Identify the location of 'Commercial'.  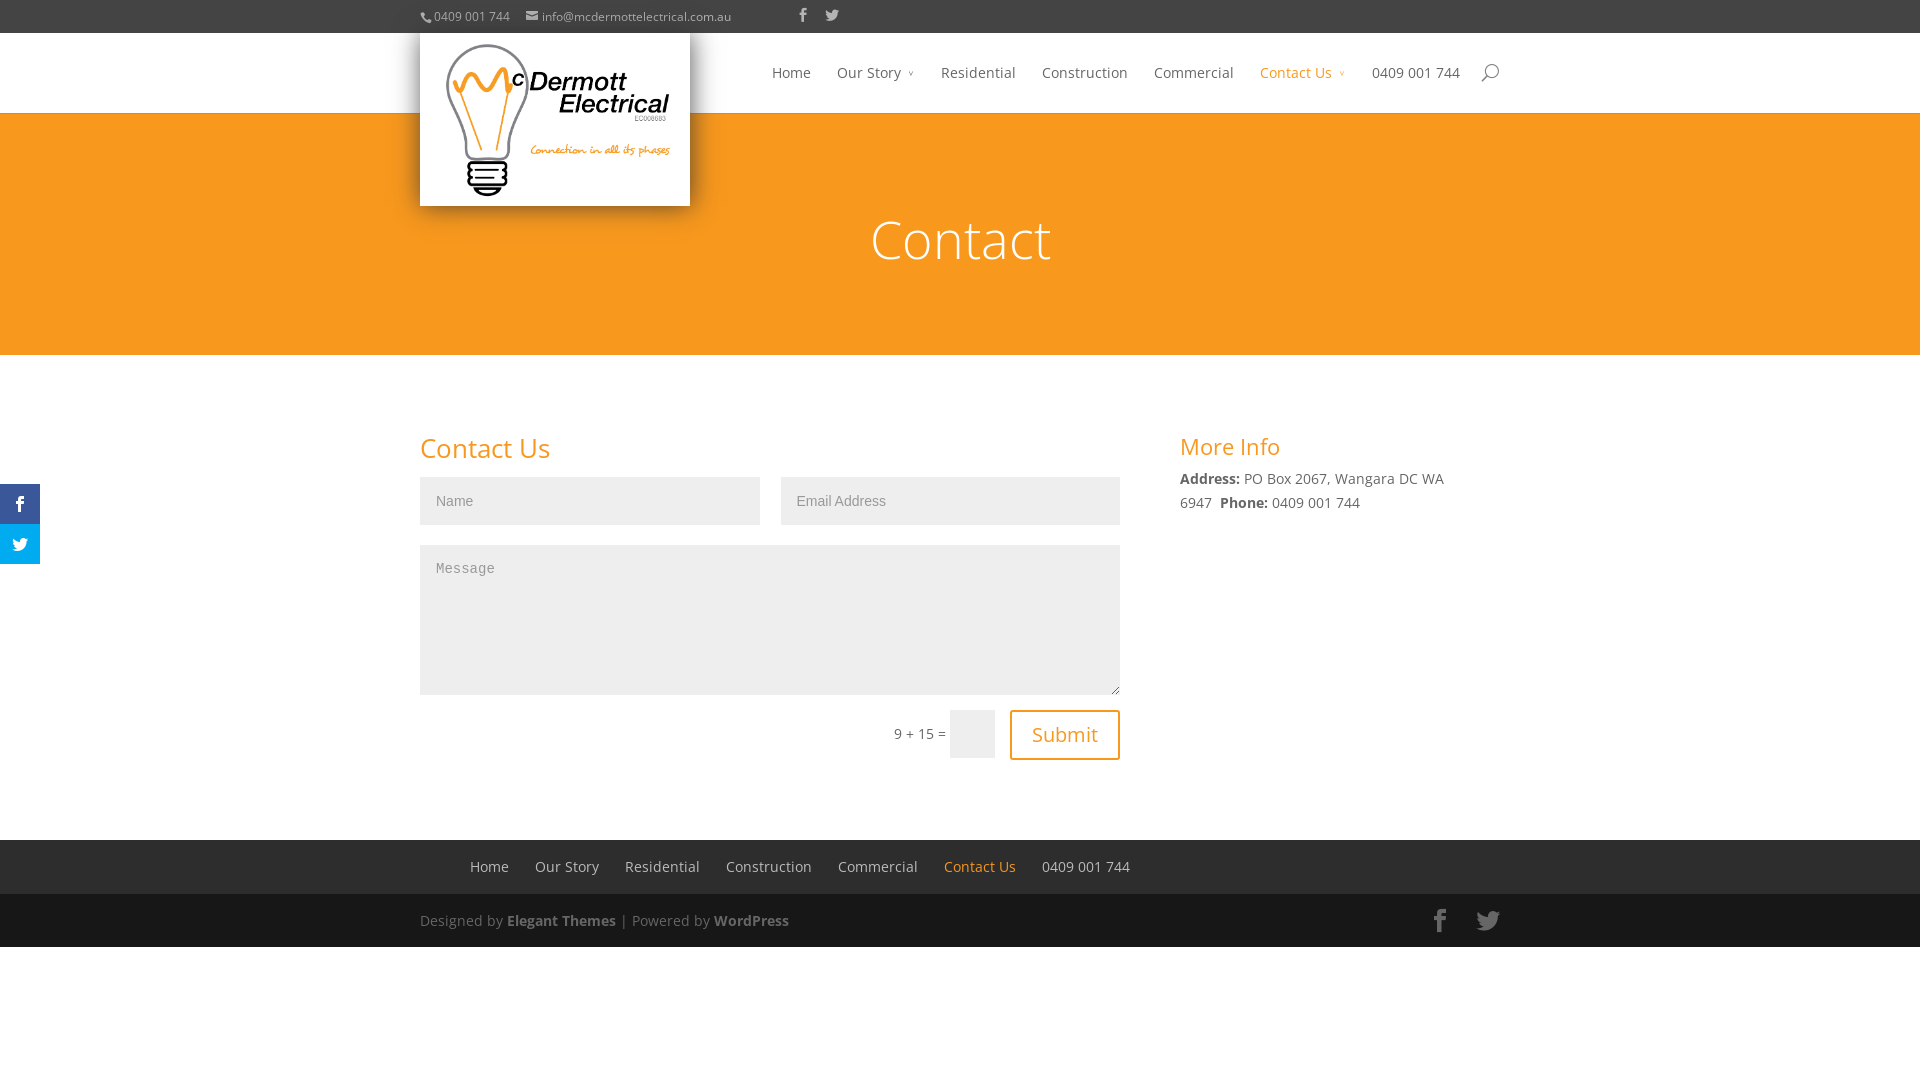
(1194, 86).